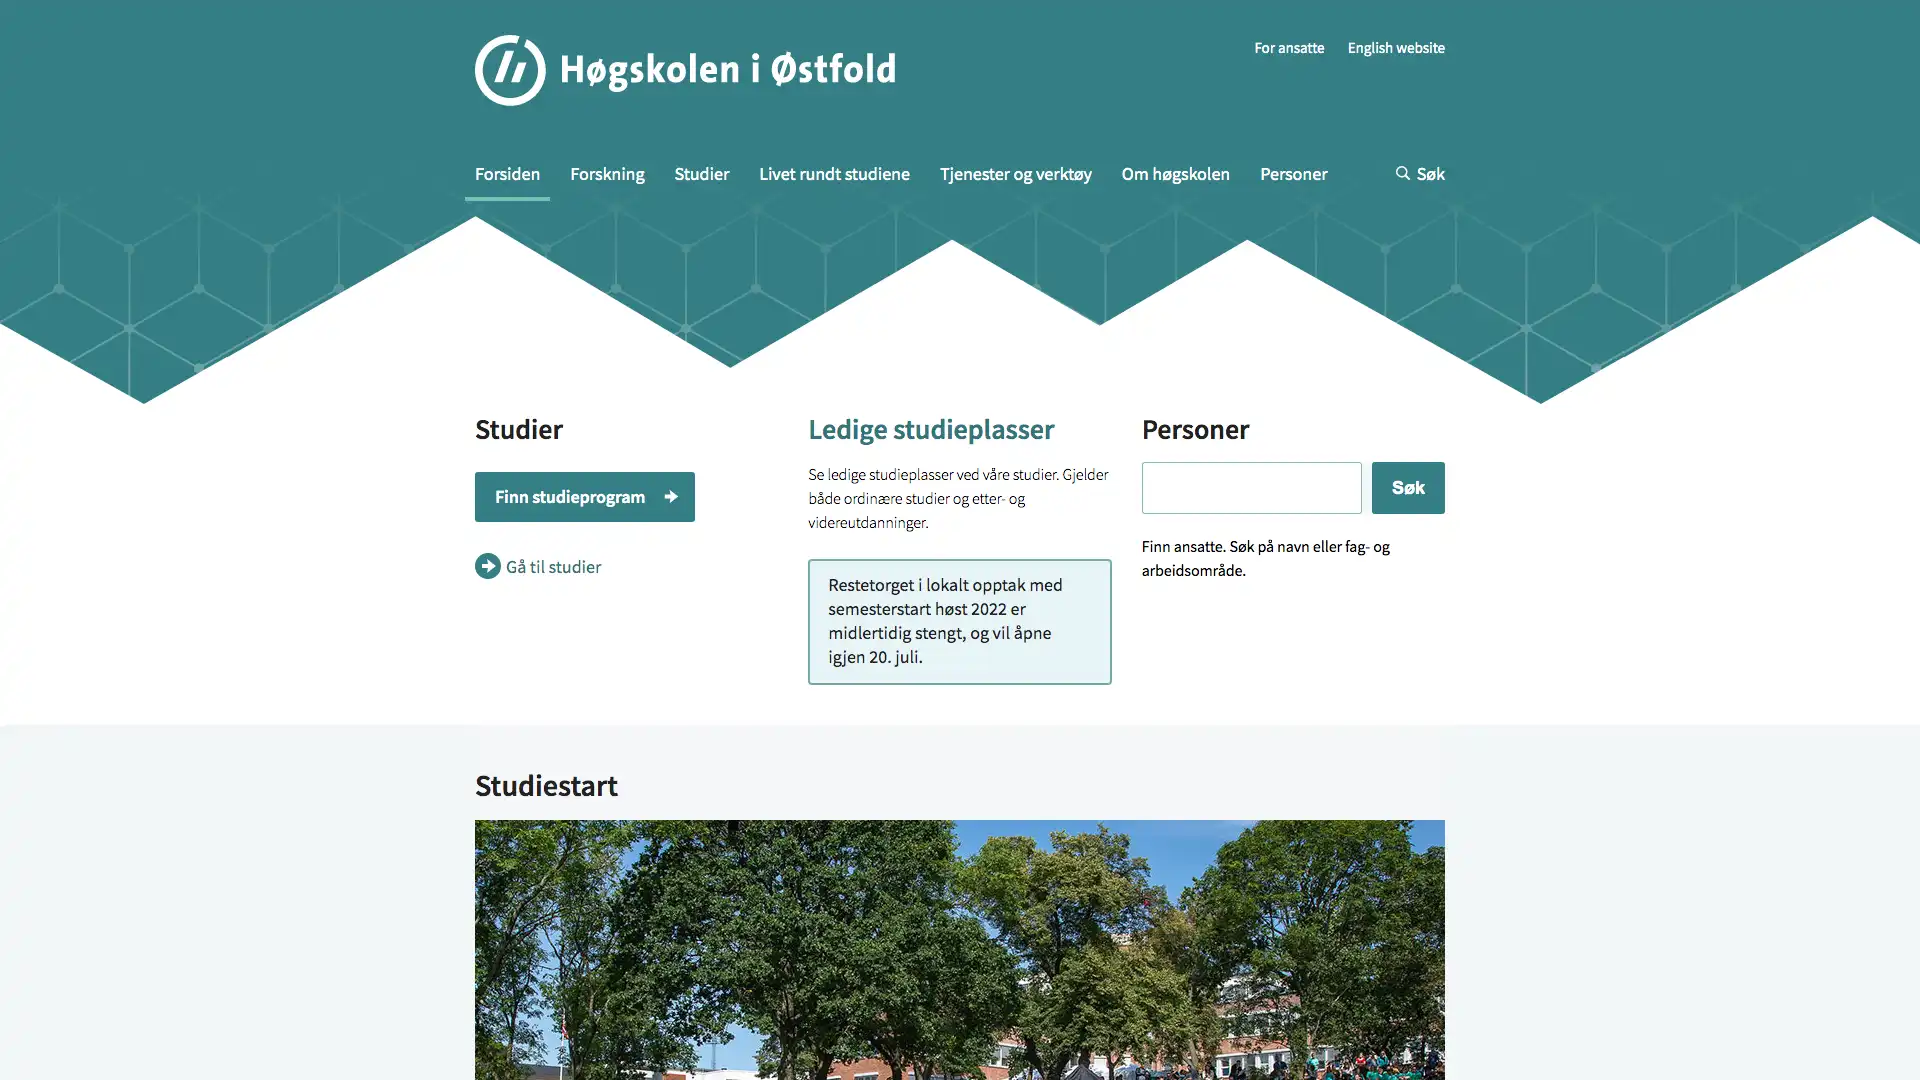 This screenshot has height=1080, width=1920. What do you see at coordinates (1406, 277) in the screenshot?
I see `Sk` at bounding box center [1406, 277].